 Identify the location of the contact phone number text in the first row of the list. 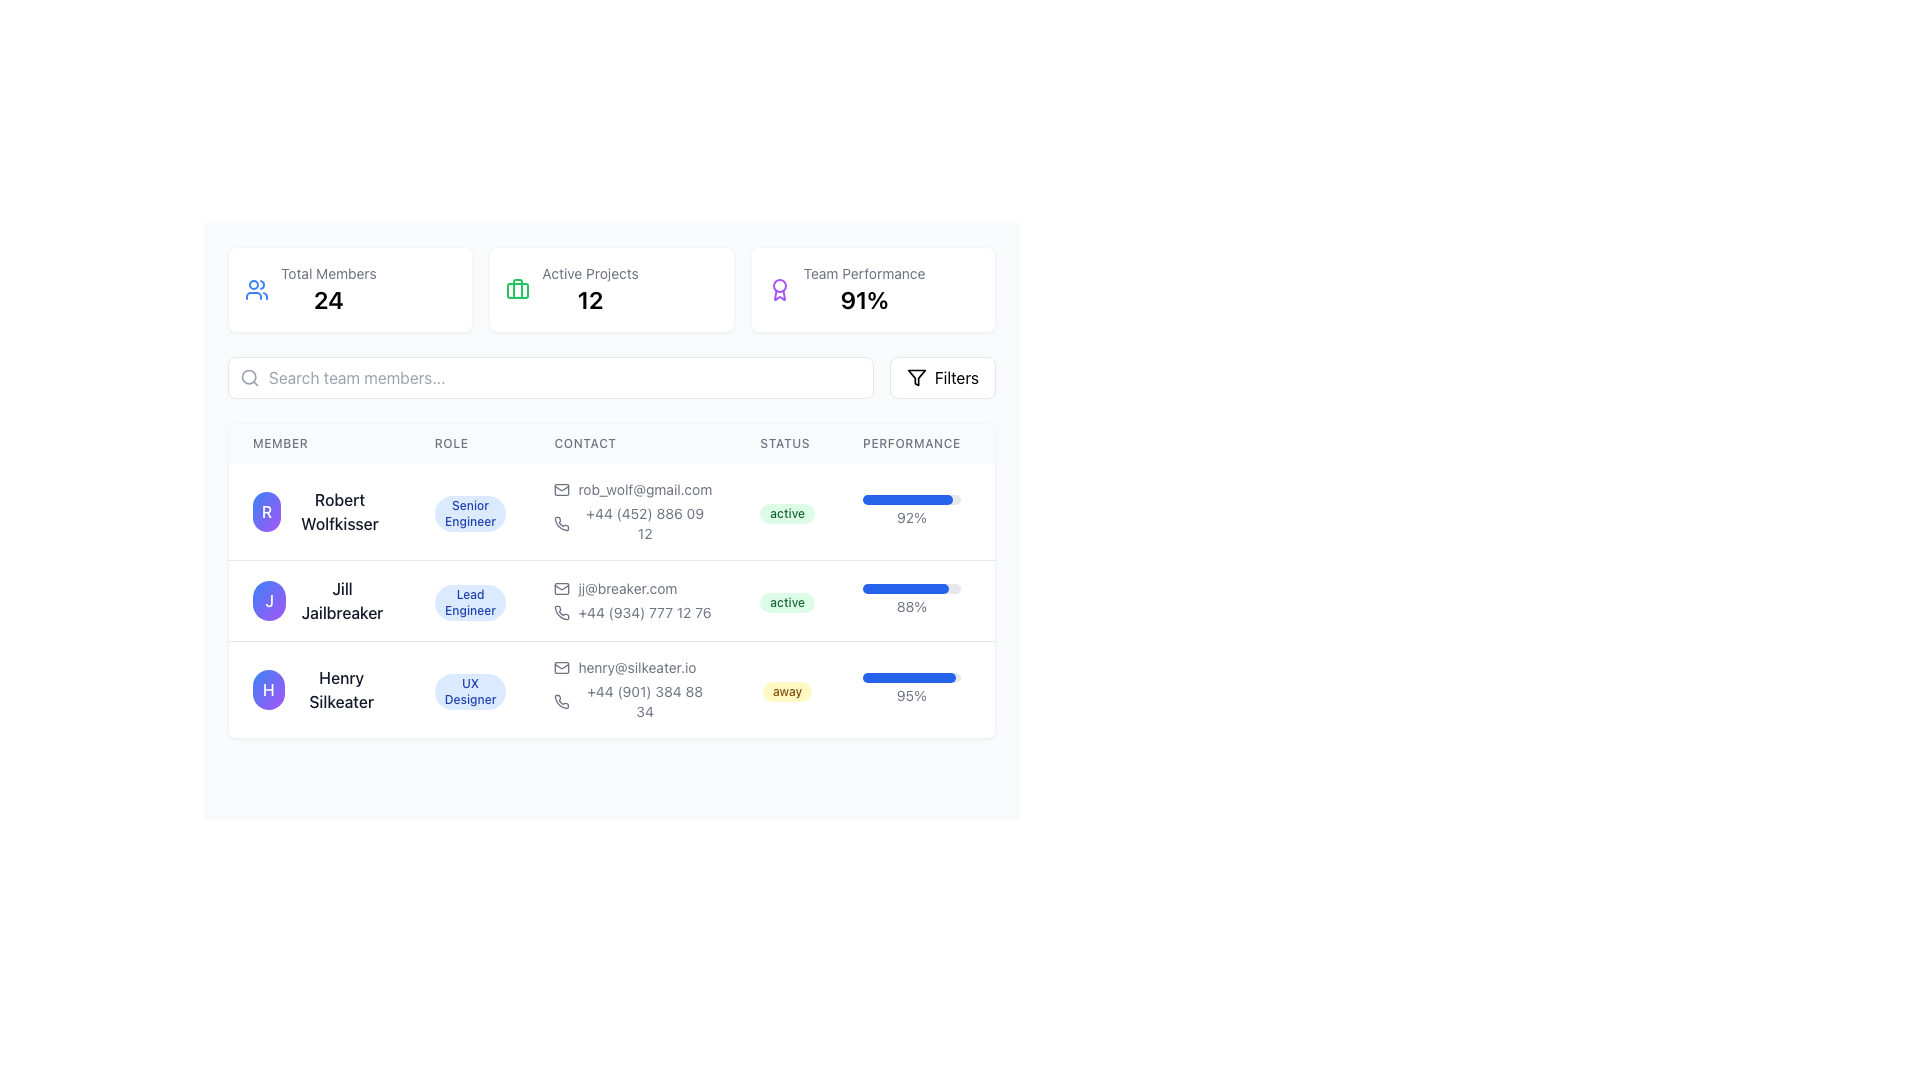
(632, 523).